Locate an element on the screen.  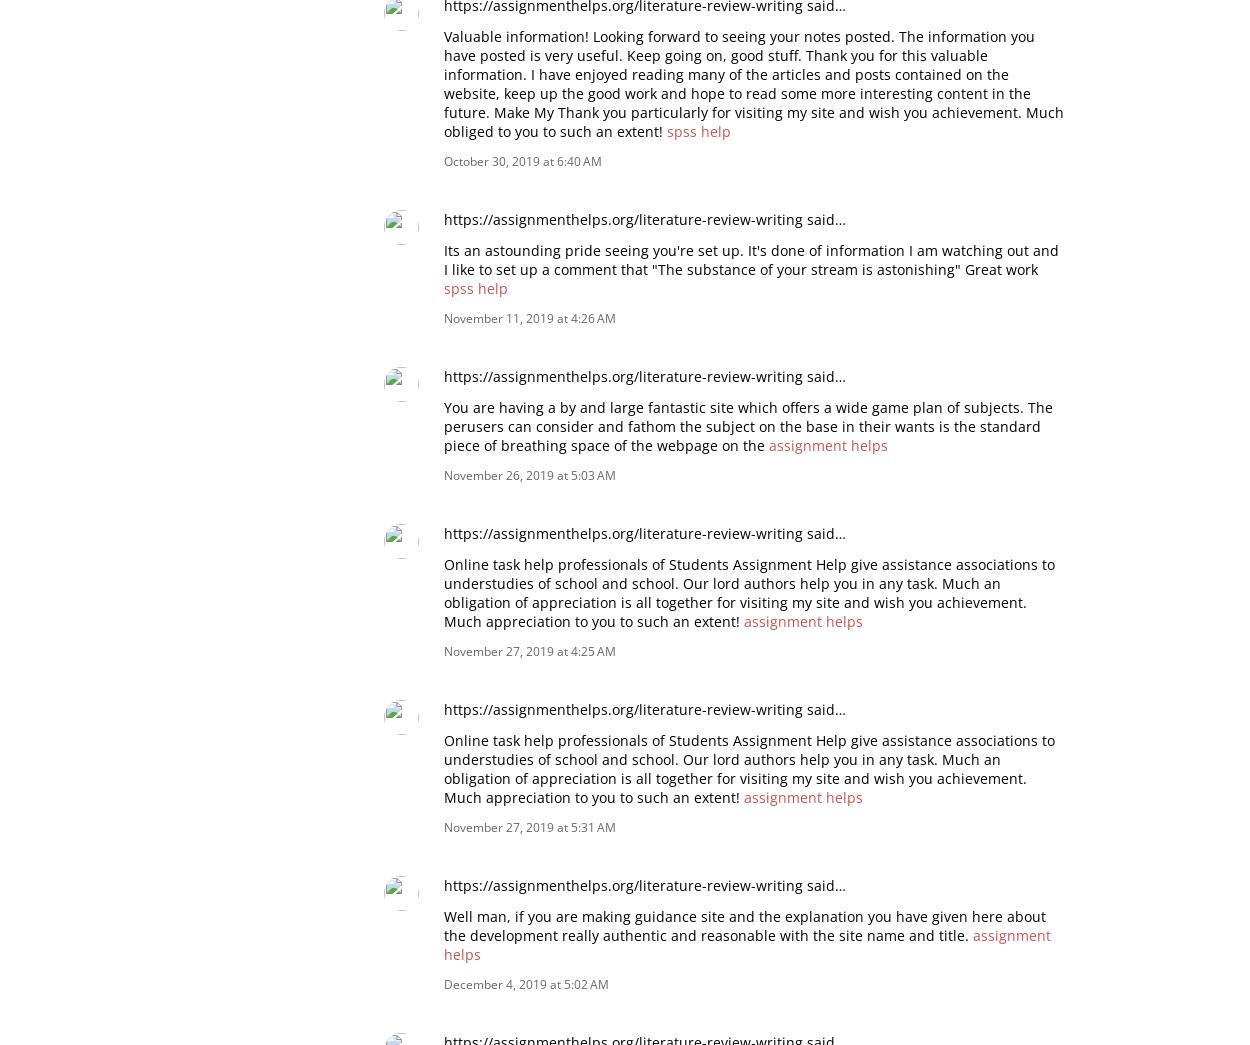
'October 30, 2019 at 6:40 AM' is located at coordinates (523, 159).